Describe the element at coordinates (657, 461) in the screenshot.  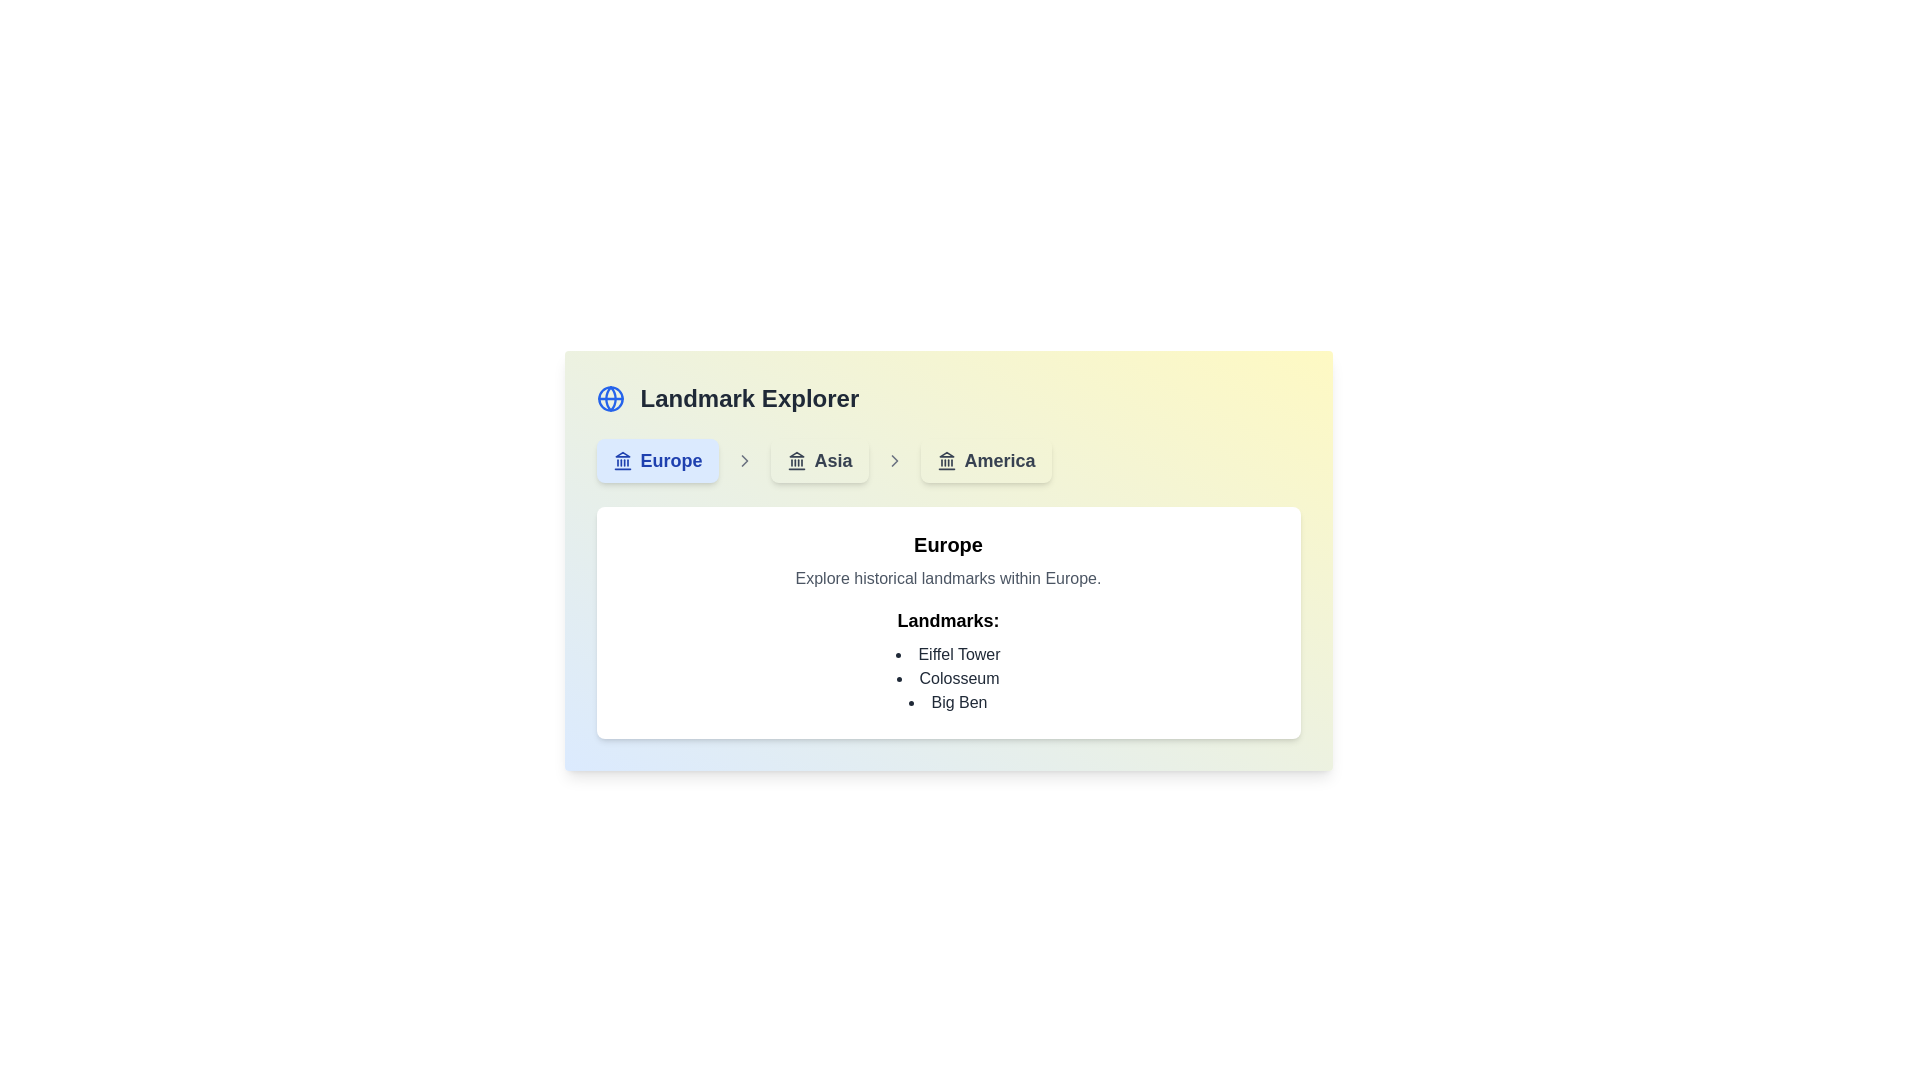
I see `the blue-highlighted button labeled 'Europe' with a landmark structure icon` at that location.